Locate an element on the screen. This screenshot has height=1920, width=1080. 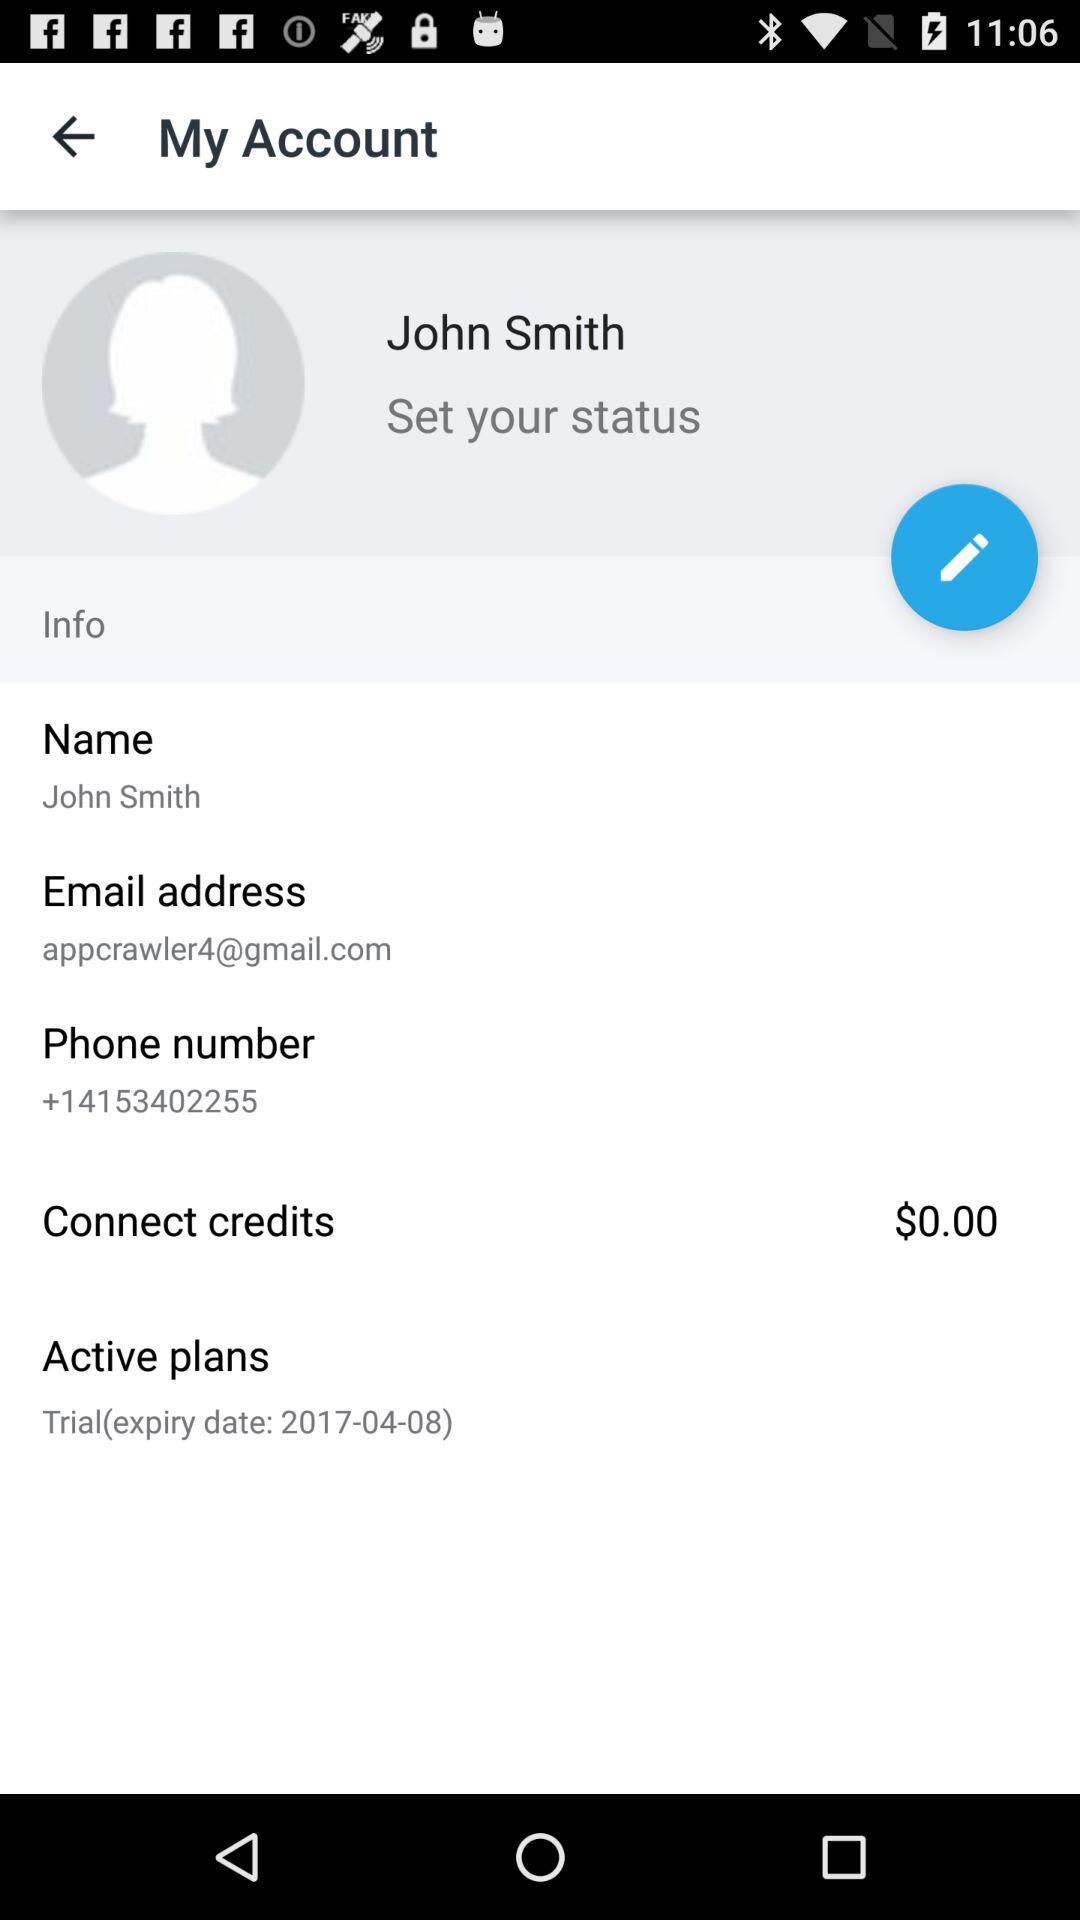
image is located at coordinates (172, 383).